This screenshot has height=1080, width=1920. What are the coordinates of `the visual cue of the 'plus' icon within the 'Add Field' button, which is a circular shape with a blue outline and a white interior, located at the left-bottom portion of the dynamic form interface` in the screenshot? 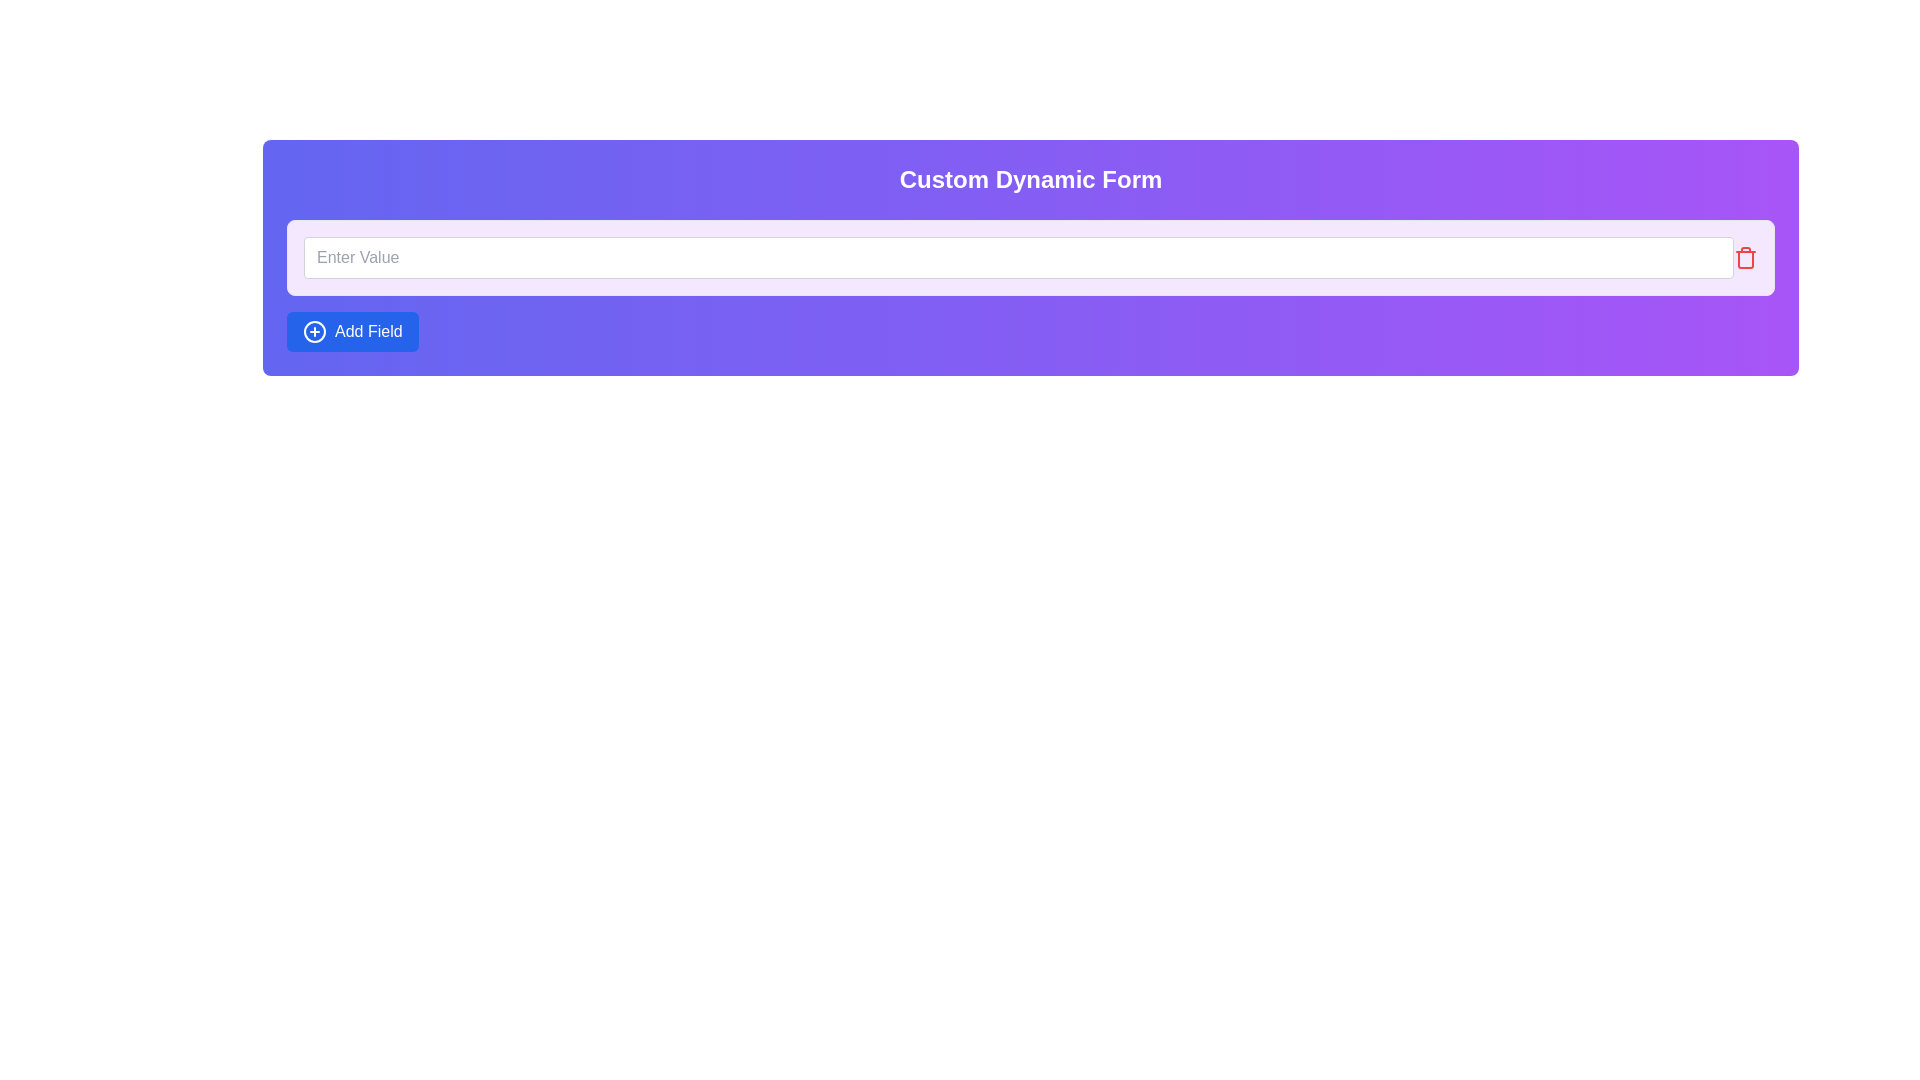 It's located at (314, 330).